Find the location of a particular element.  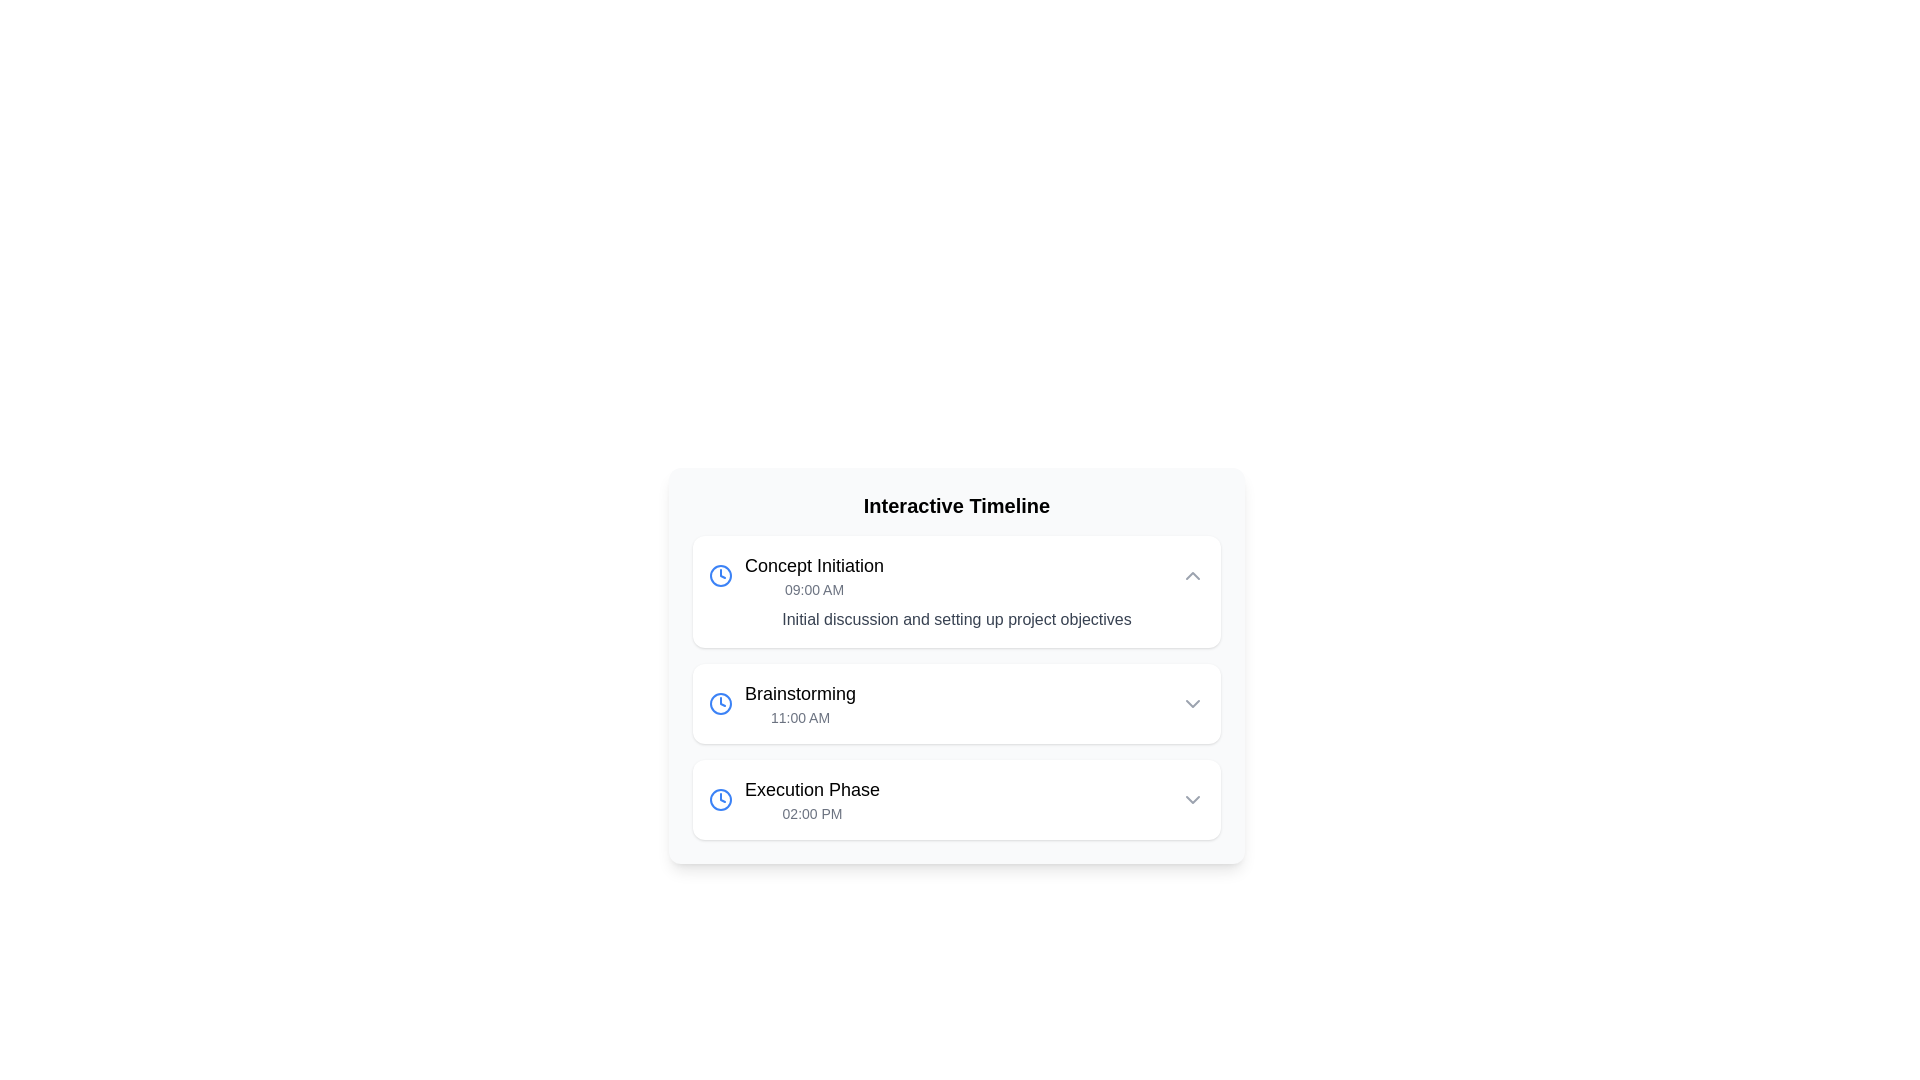

the first listed event label in the vertical timeline, which describes the scheduled event and its starting time is located at coordinates (814, 575).